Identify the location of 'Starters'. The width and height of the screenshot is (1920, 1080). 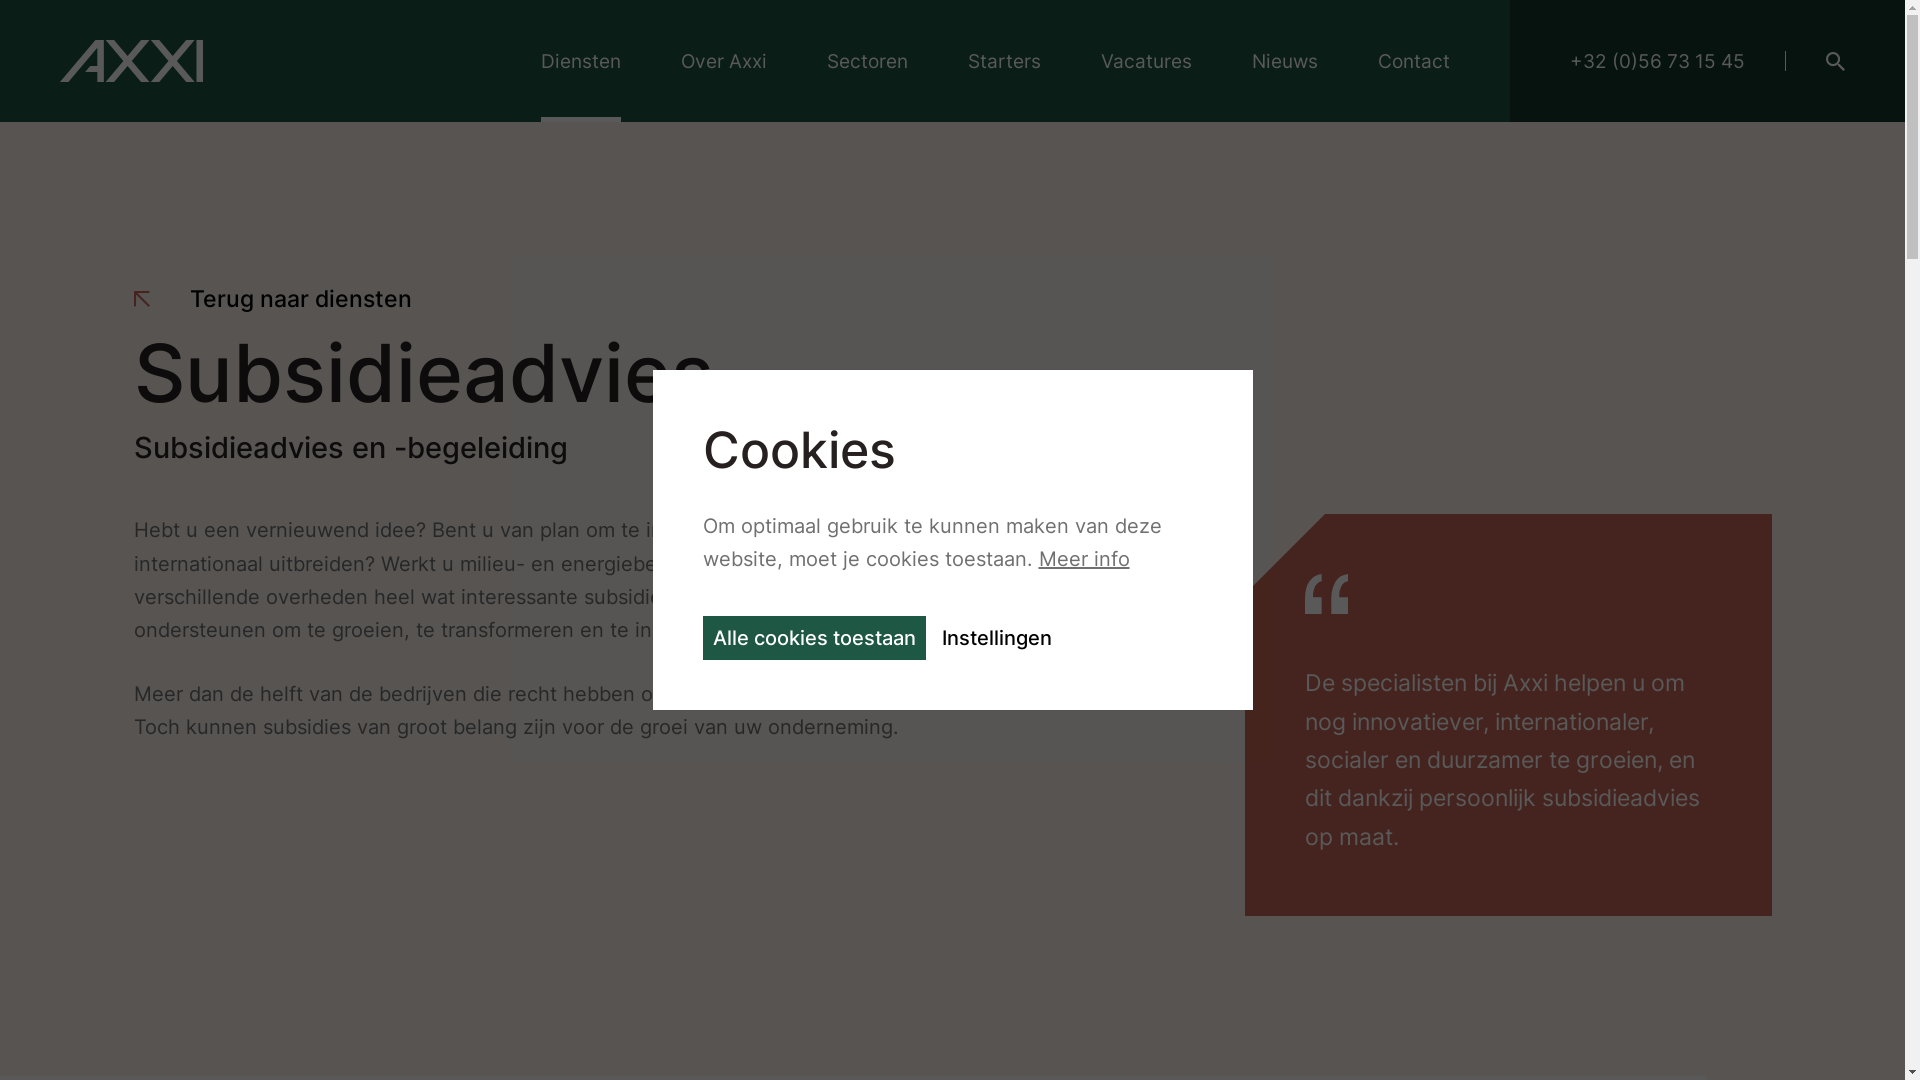
(1004, 60).